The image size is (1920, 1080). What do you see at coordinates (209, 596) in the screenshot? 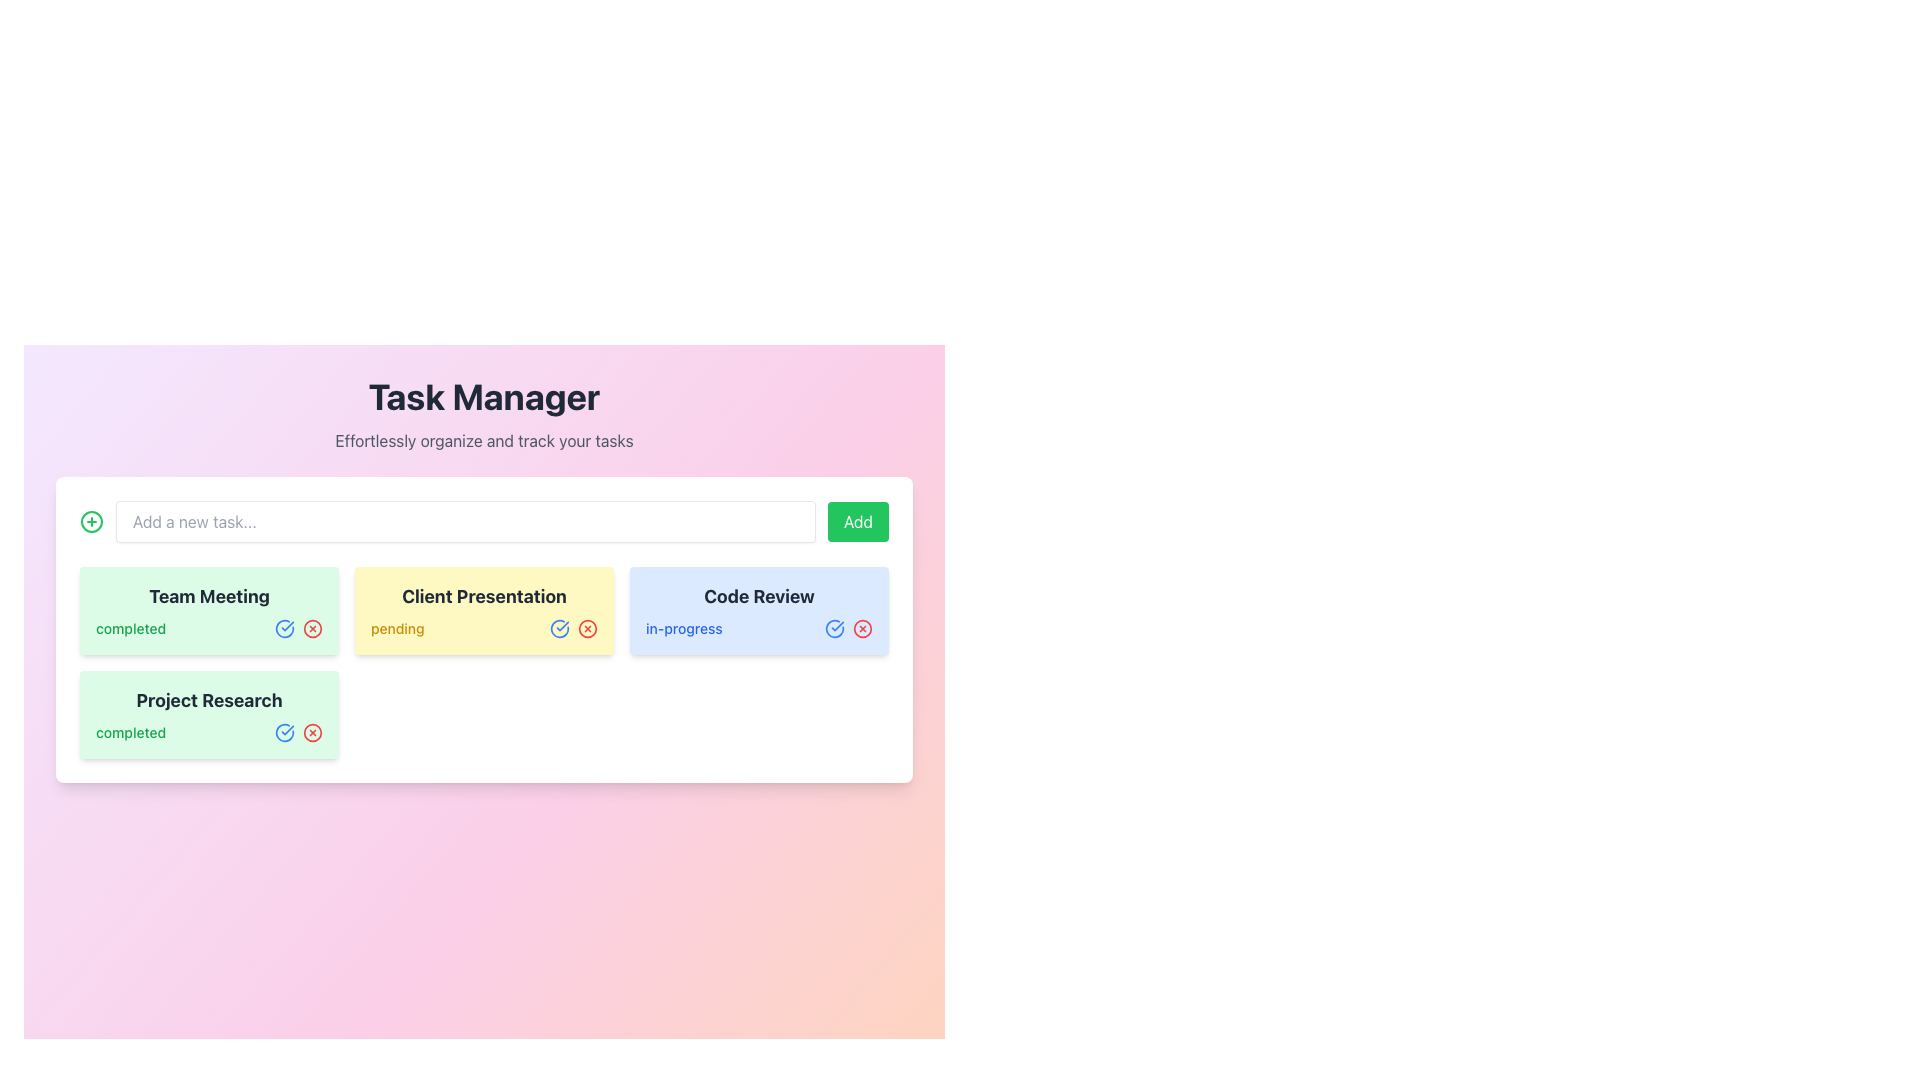
I see `the 'Team Meeting' text label, which serves as the title for the task card located in the upper-left corner of the task list grid` at bounding box center [209, 596].